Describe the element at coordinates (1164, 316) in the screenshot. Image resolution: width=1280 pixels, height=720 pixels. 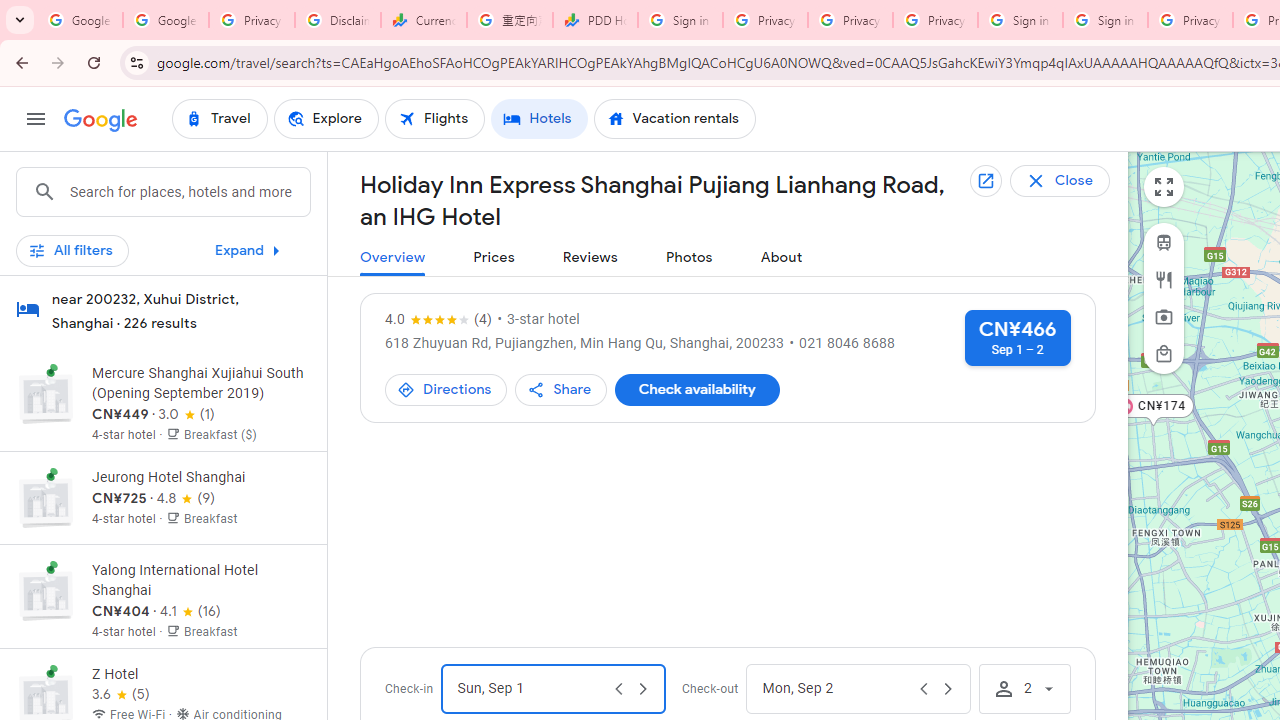
I see `'Attractions'` at that location.